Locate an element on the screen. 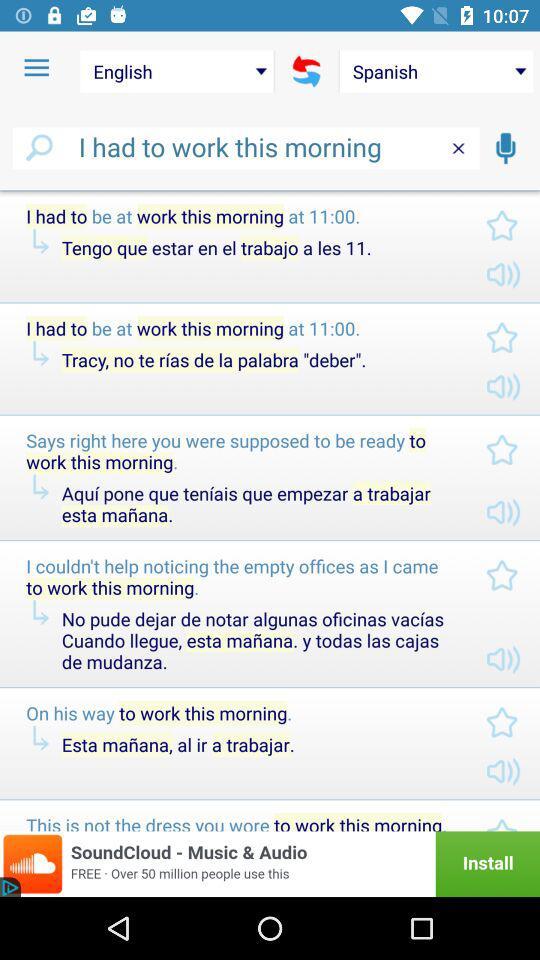  microphone is located at coordinates (504, 147).